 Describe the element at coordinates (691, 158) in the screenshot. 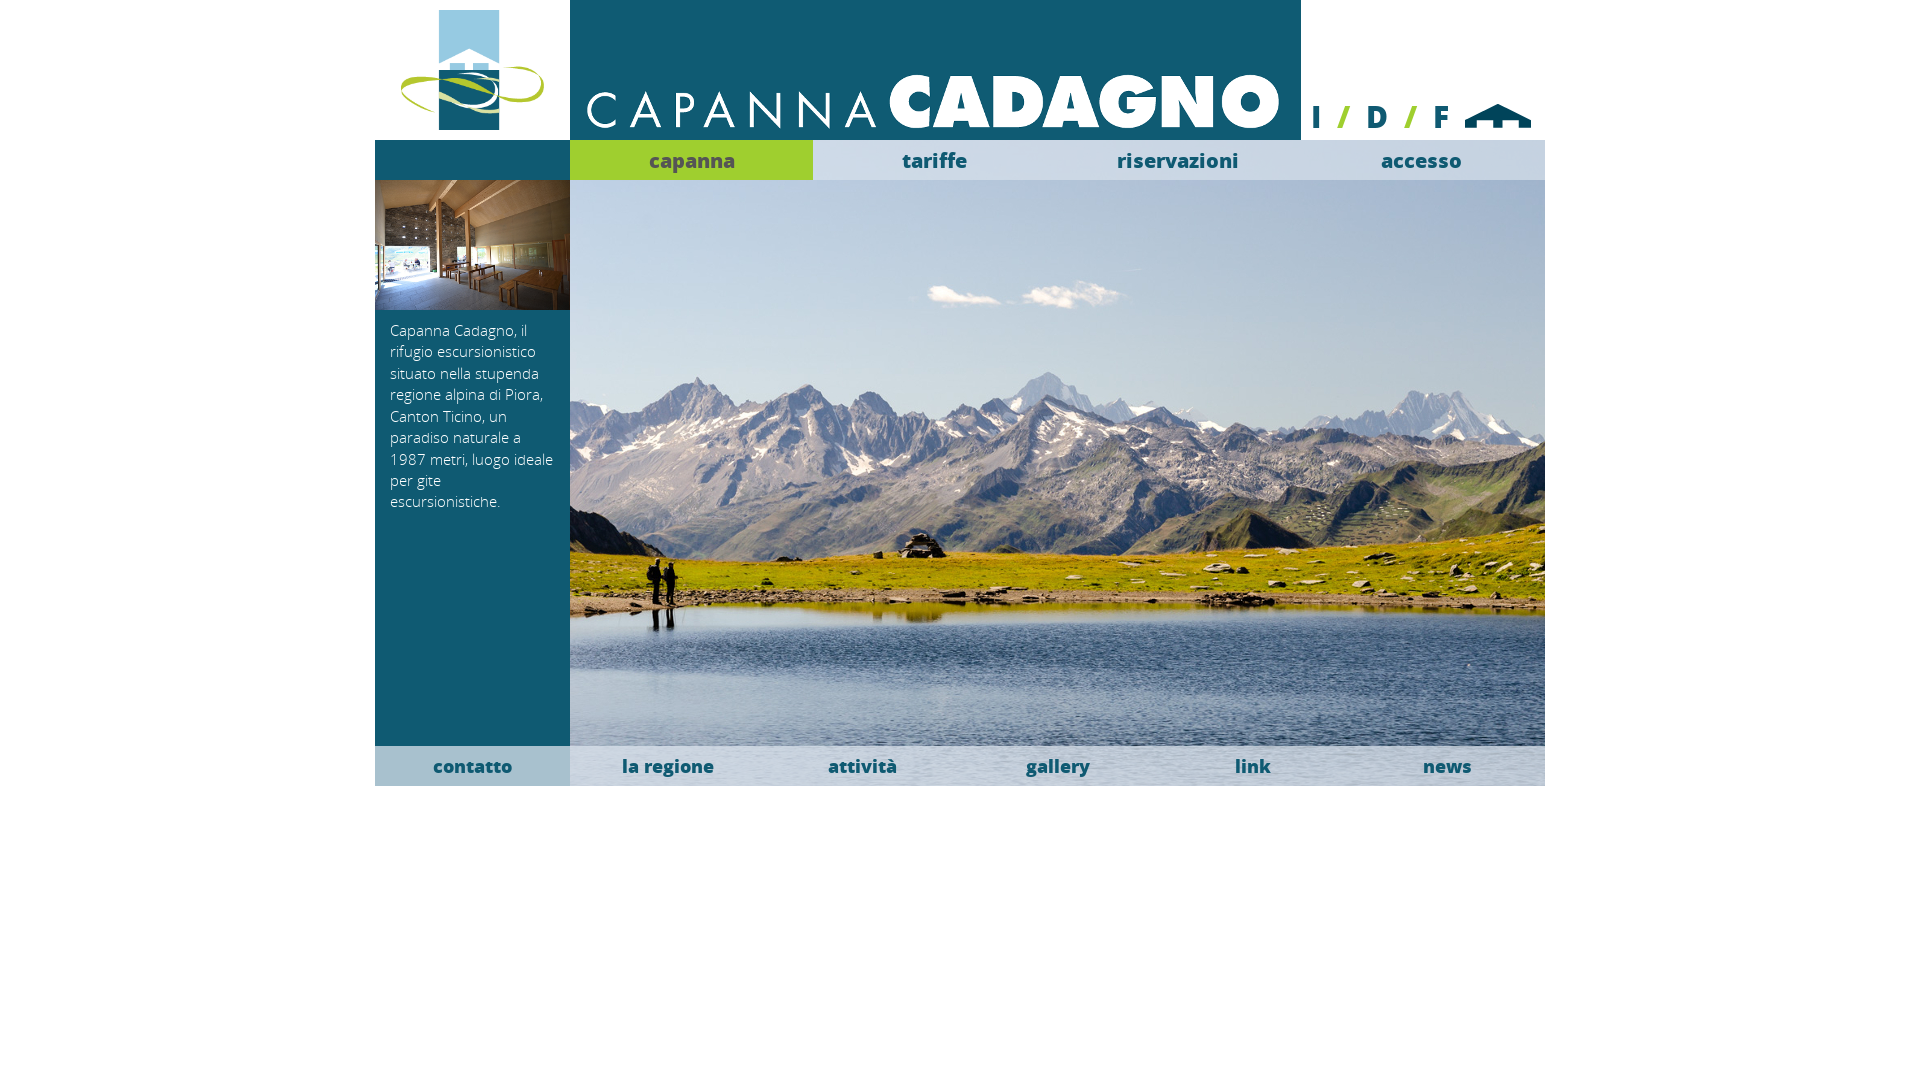

I see `'capanna'` at that location.